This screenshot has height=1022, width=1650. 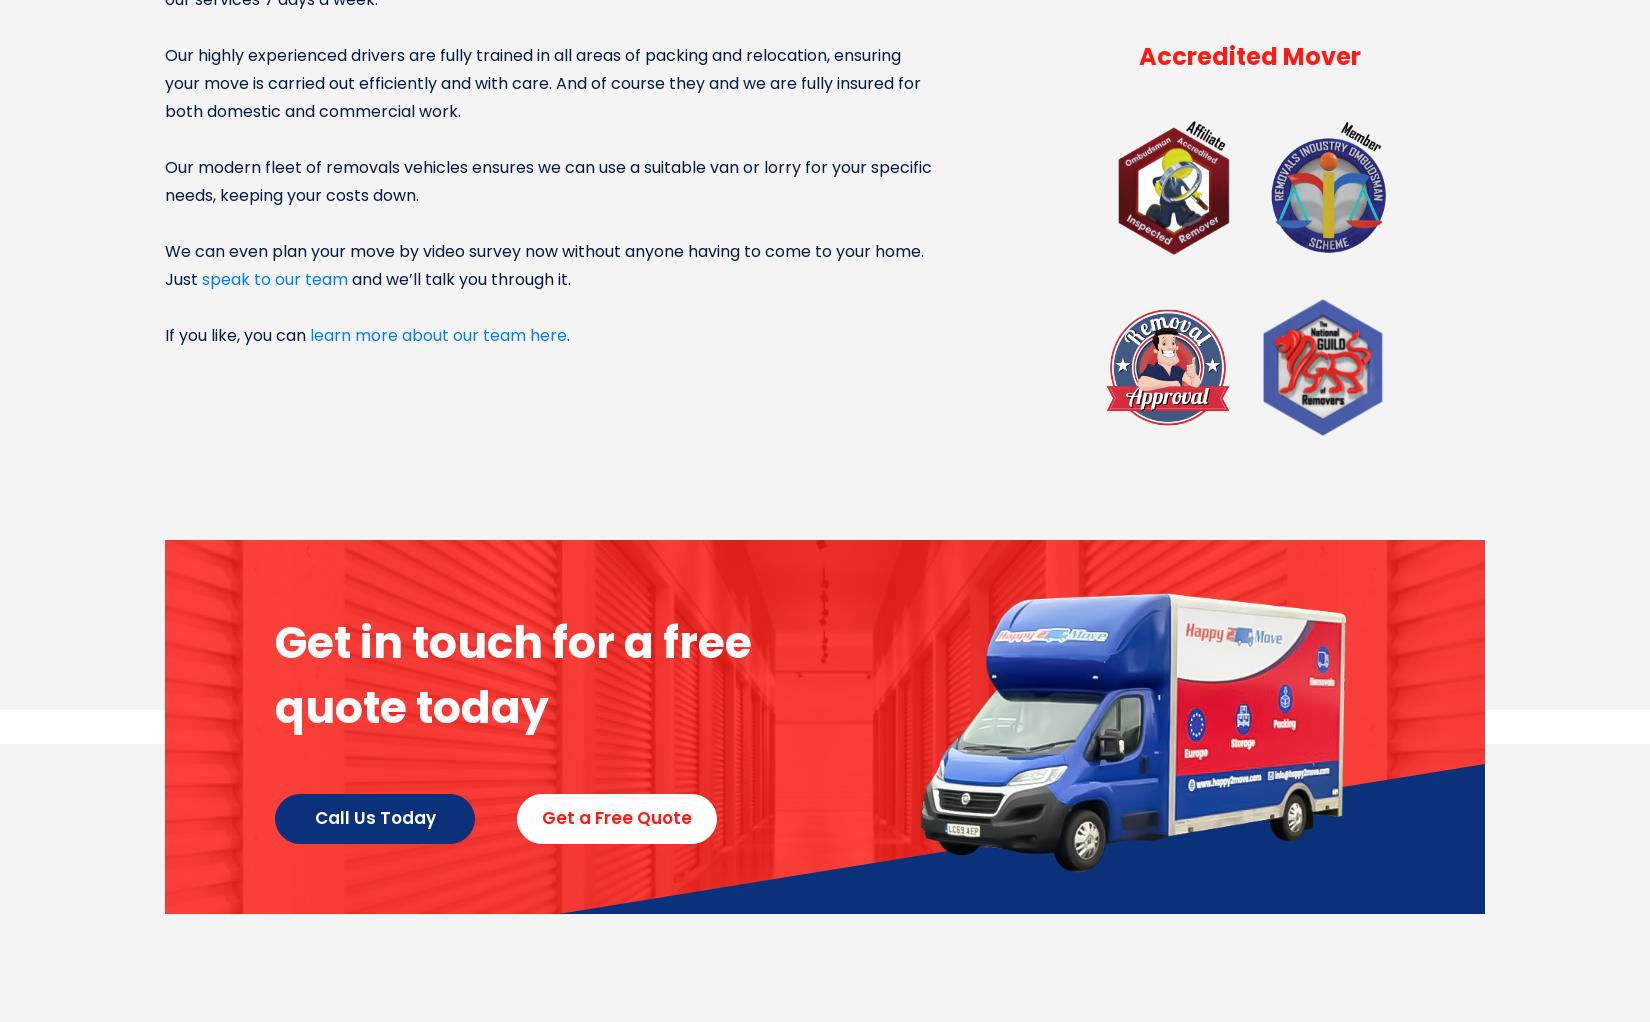 What do you see at coordinates (512, 674) in the screenshot?
I see `'Get in touch for a free quote today'` at bounding box center [512, 674].